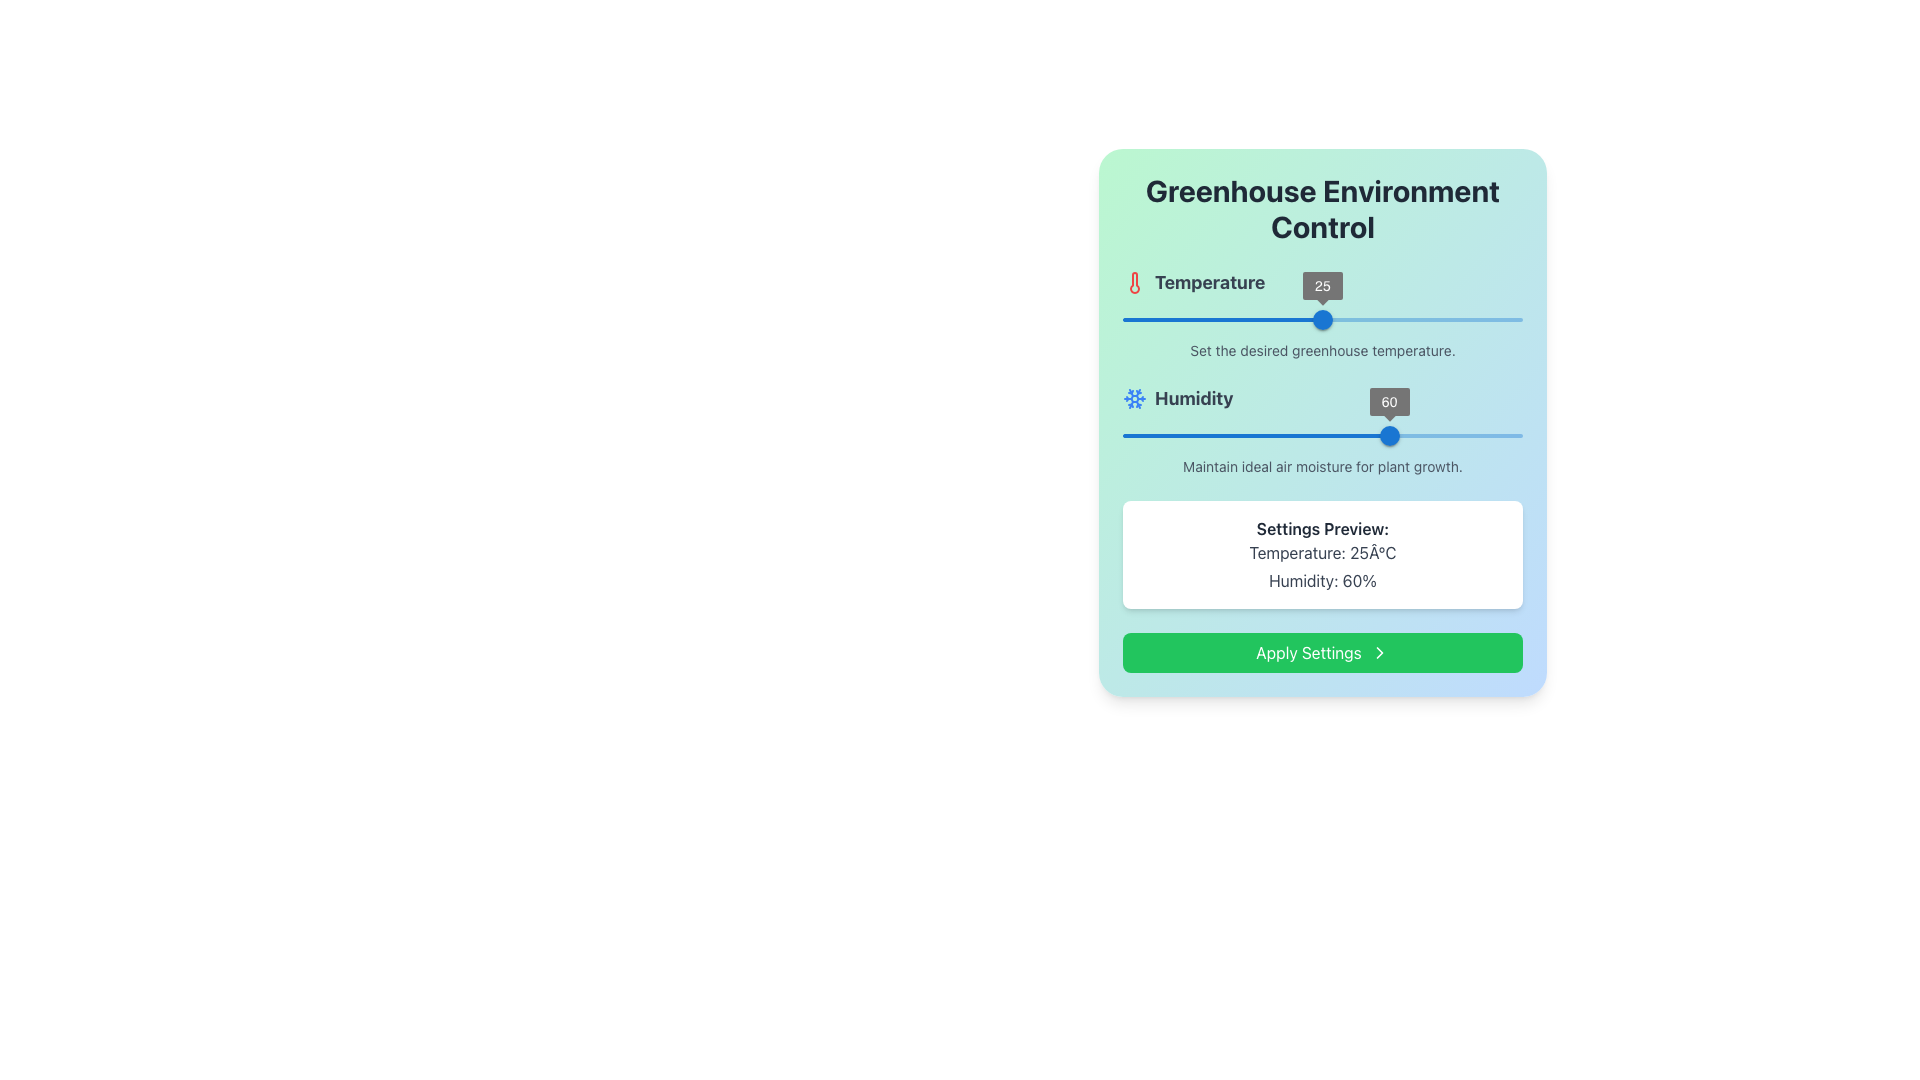 The image size is (1920, 1080). What do you see at coordinates (1208, 319) in the screenshot?
I see `temperature` at bounding box center [1208, 319].